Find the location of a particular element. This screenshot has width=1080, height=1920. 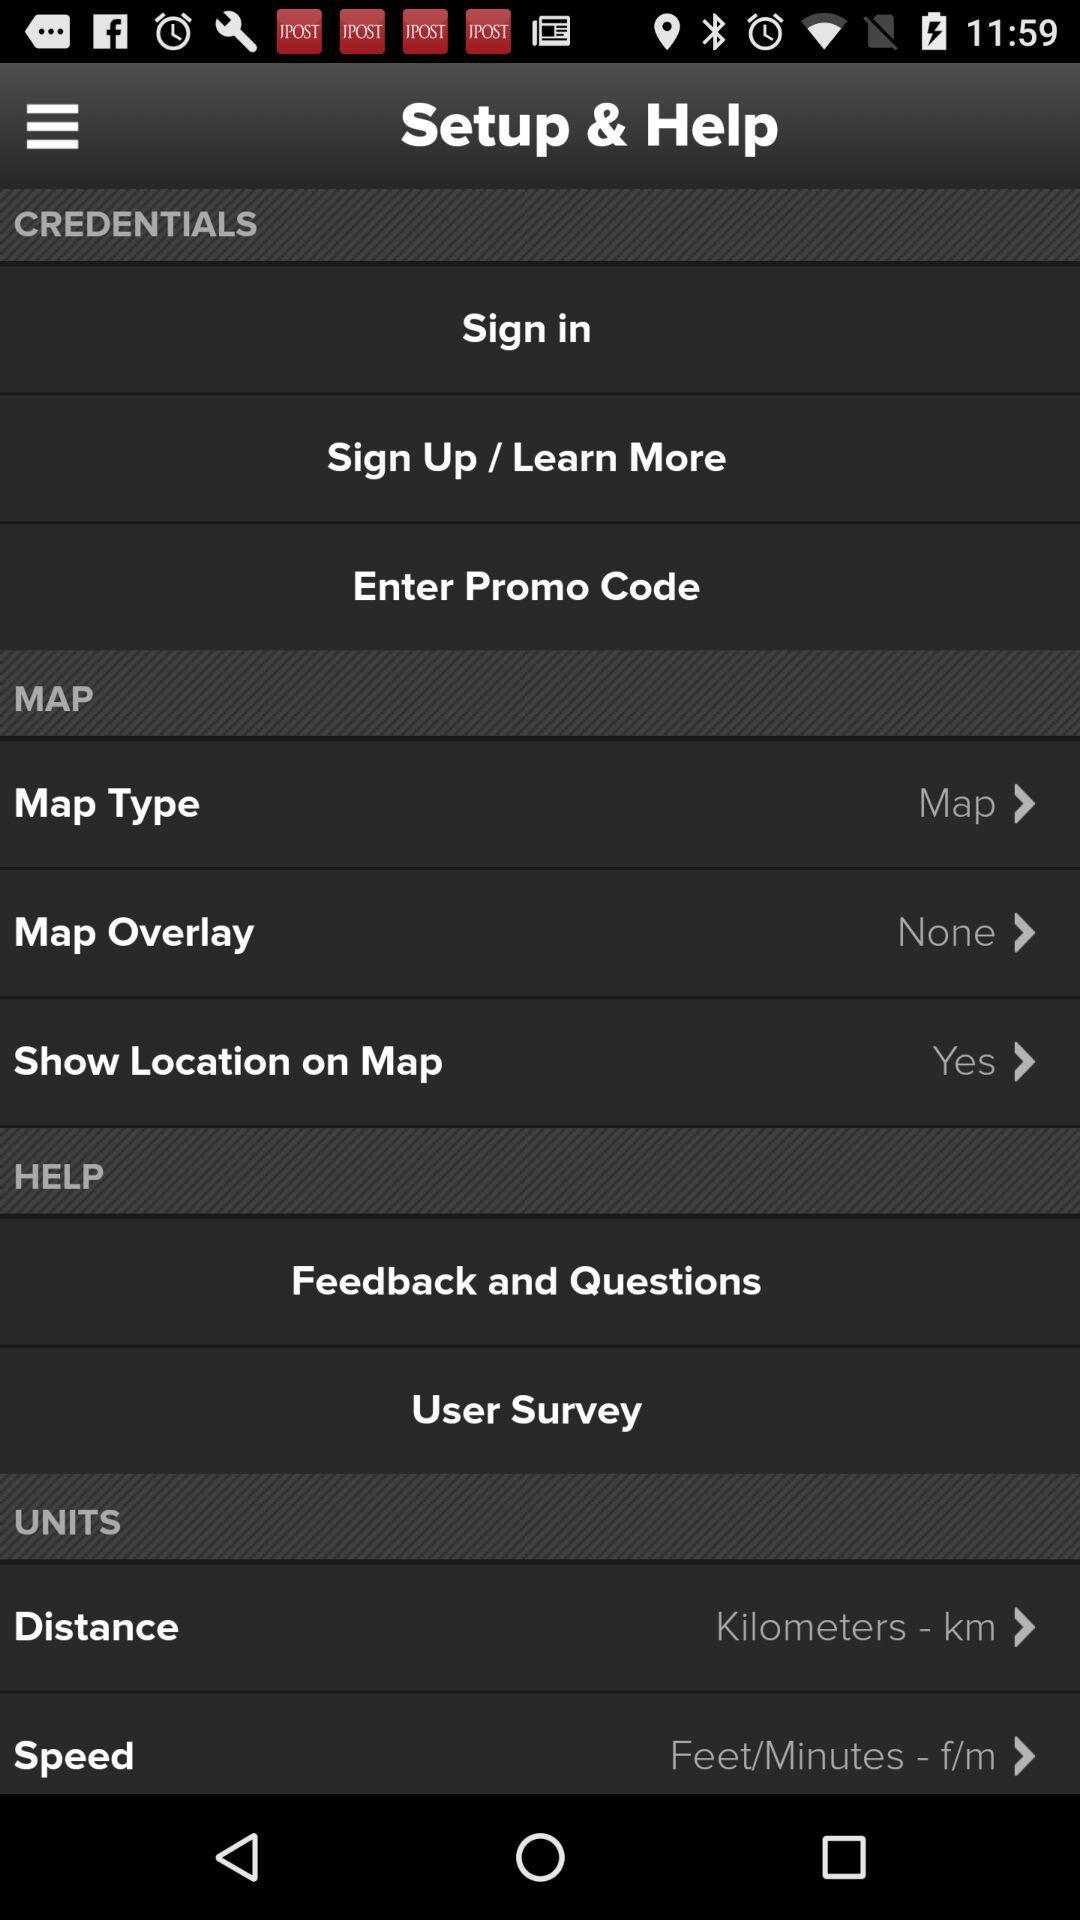

the item above the map icon is located at coordinates (540, 586).